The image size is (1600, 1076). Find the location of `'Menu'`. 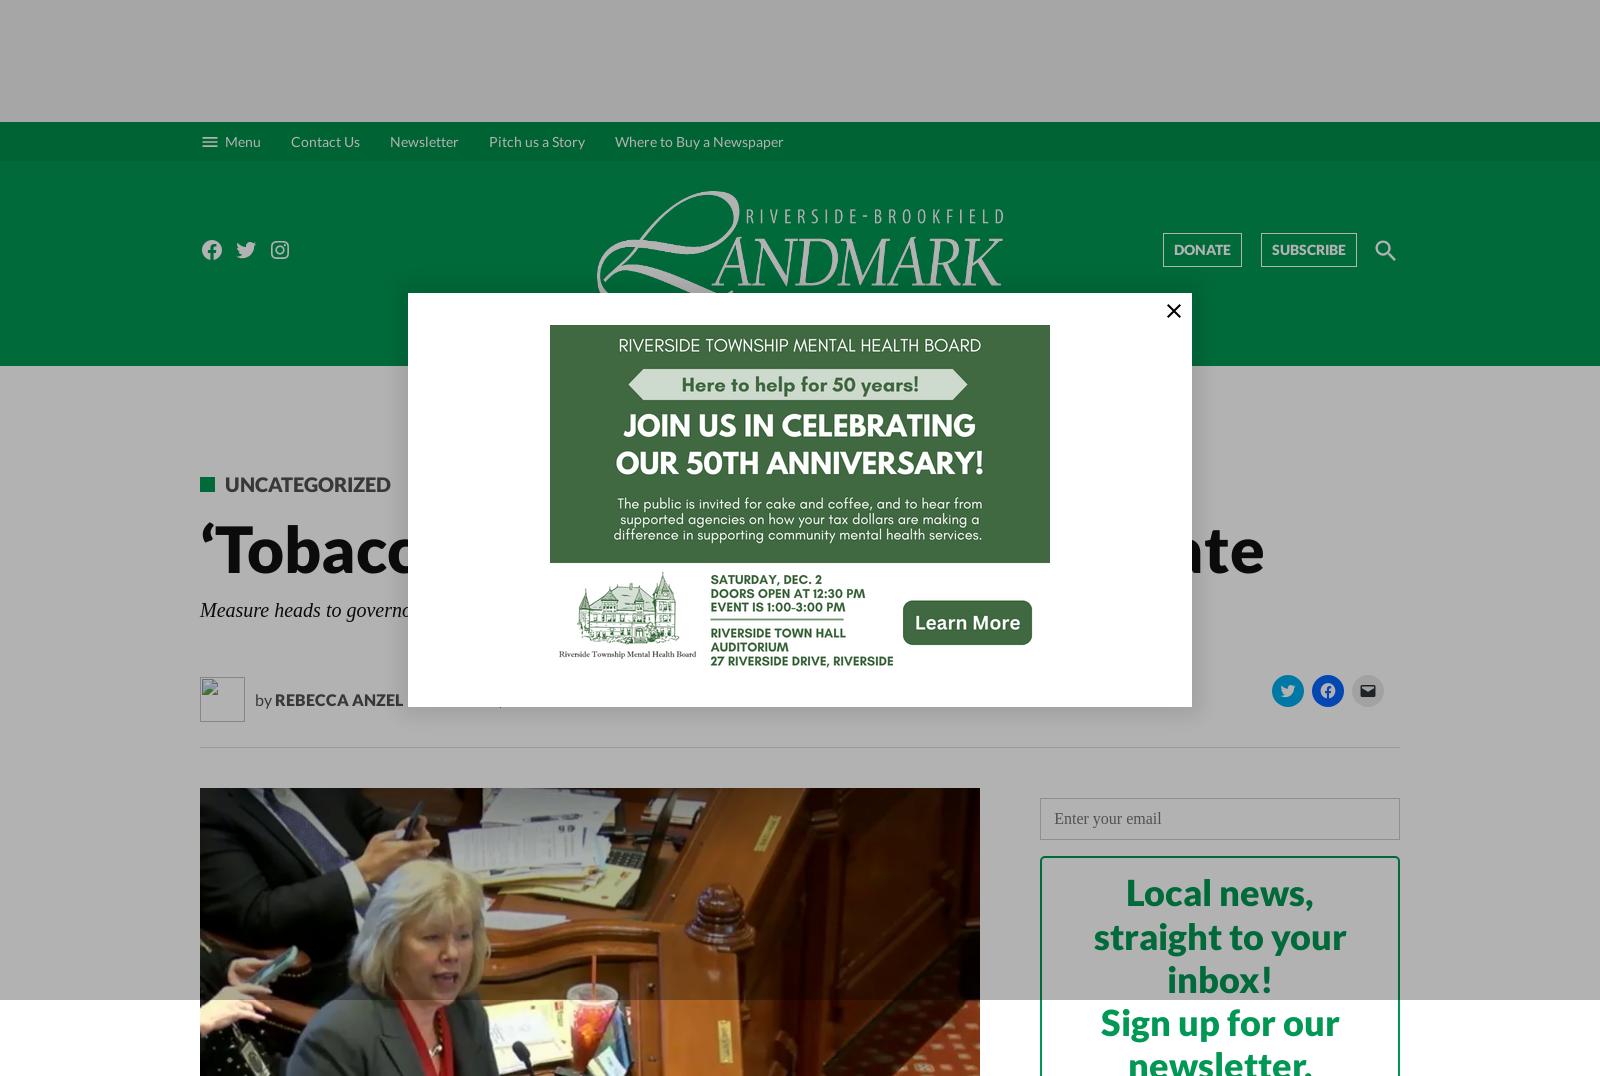

'Menu' is located at coordinates (243, 140).